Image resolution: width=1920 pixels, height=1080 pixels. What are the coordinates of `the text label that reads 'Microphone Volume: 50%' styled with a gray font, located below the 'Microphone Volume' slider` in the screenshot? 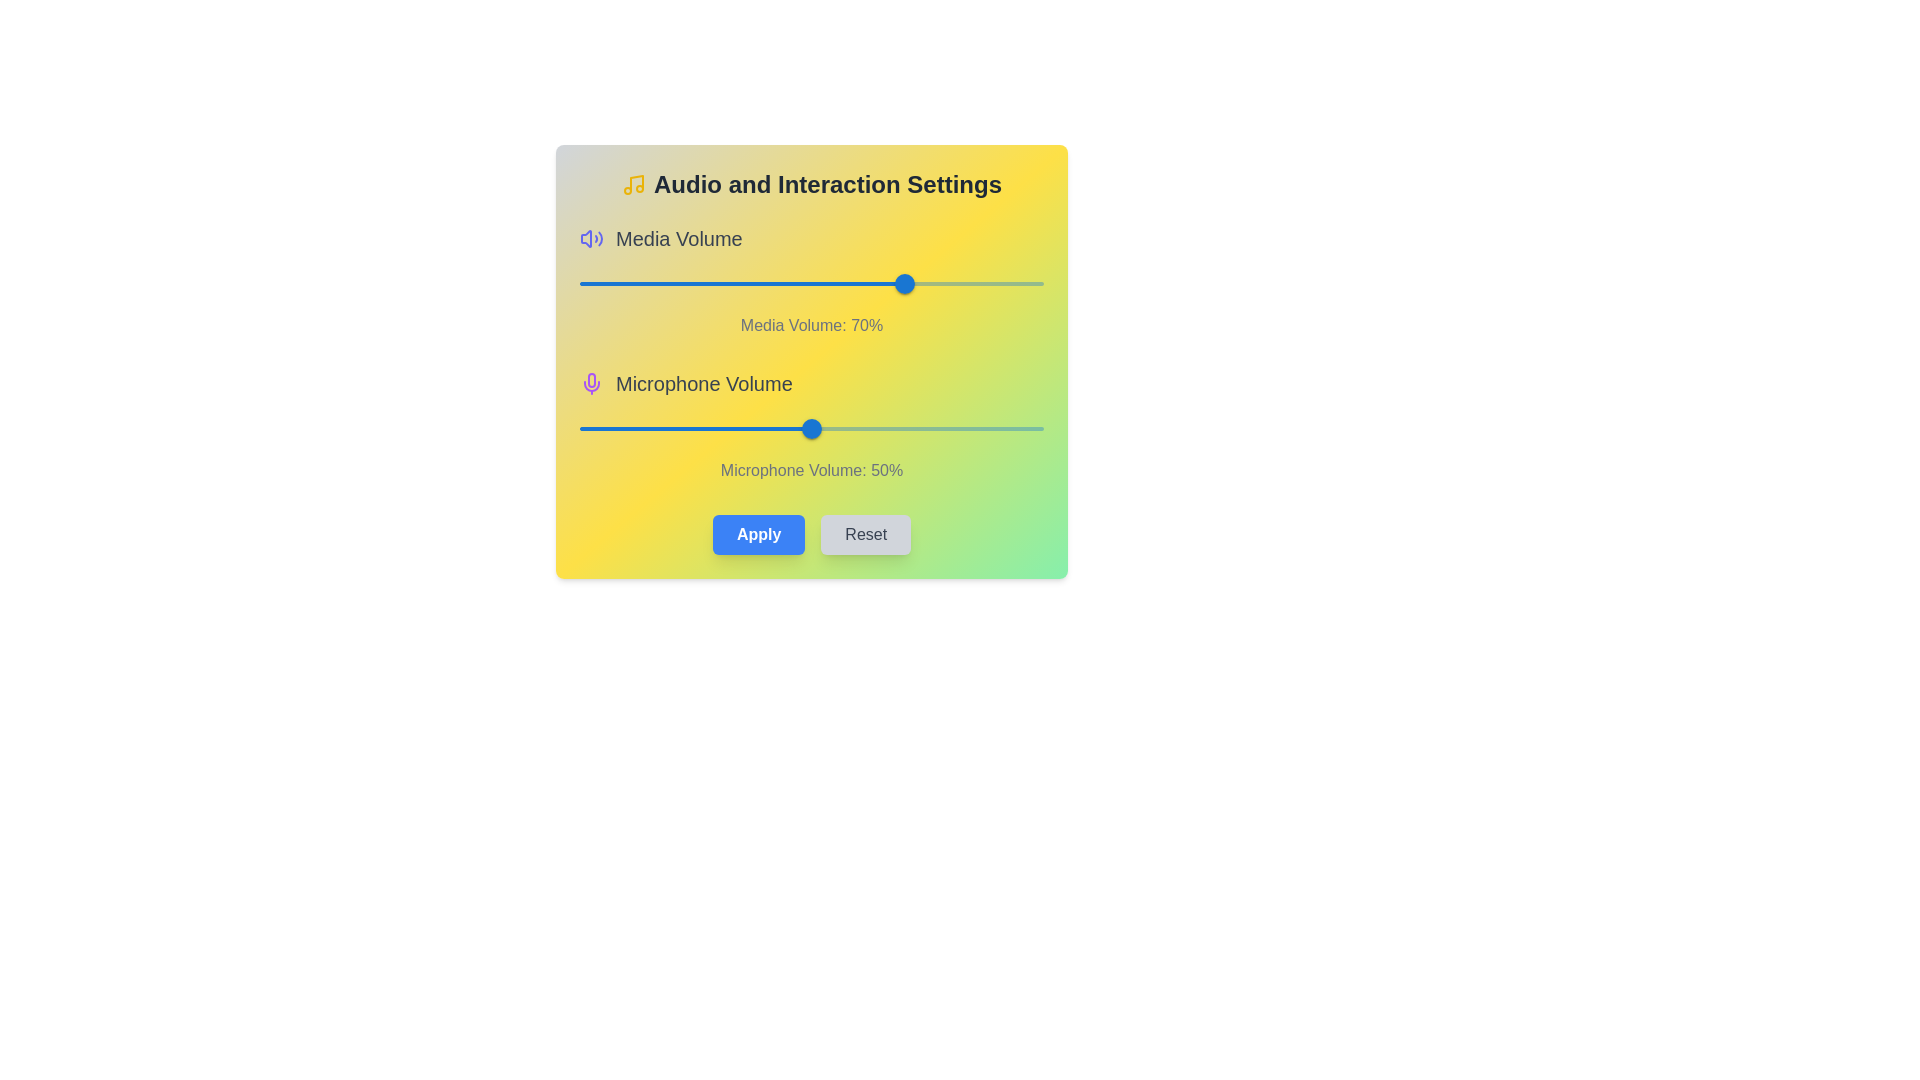 It's located at (811, 470).